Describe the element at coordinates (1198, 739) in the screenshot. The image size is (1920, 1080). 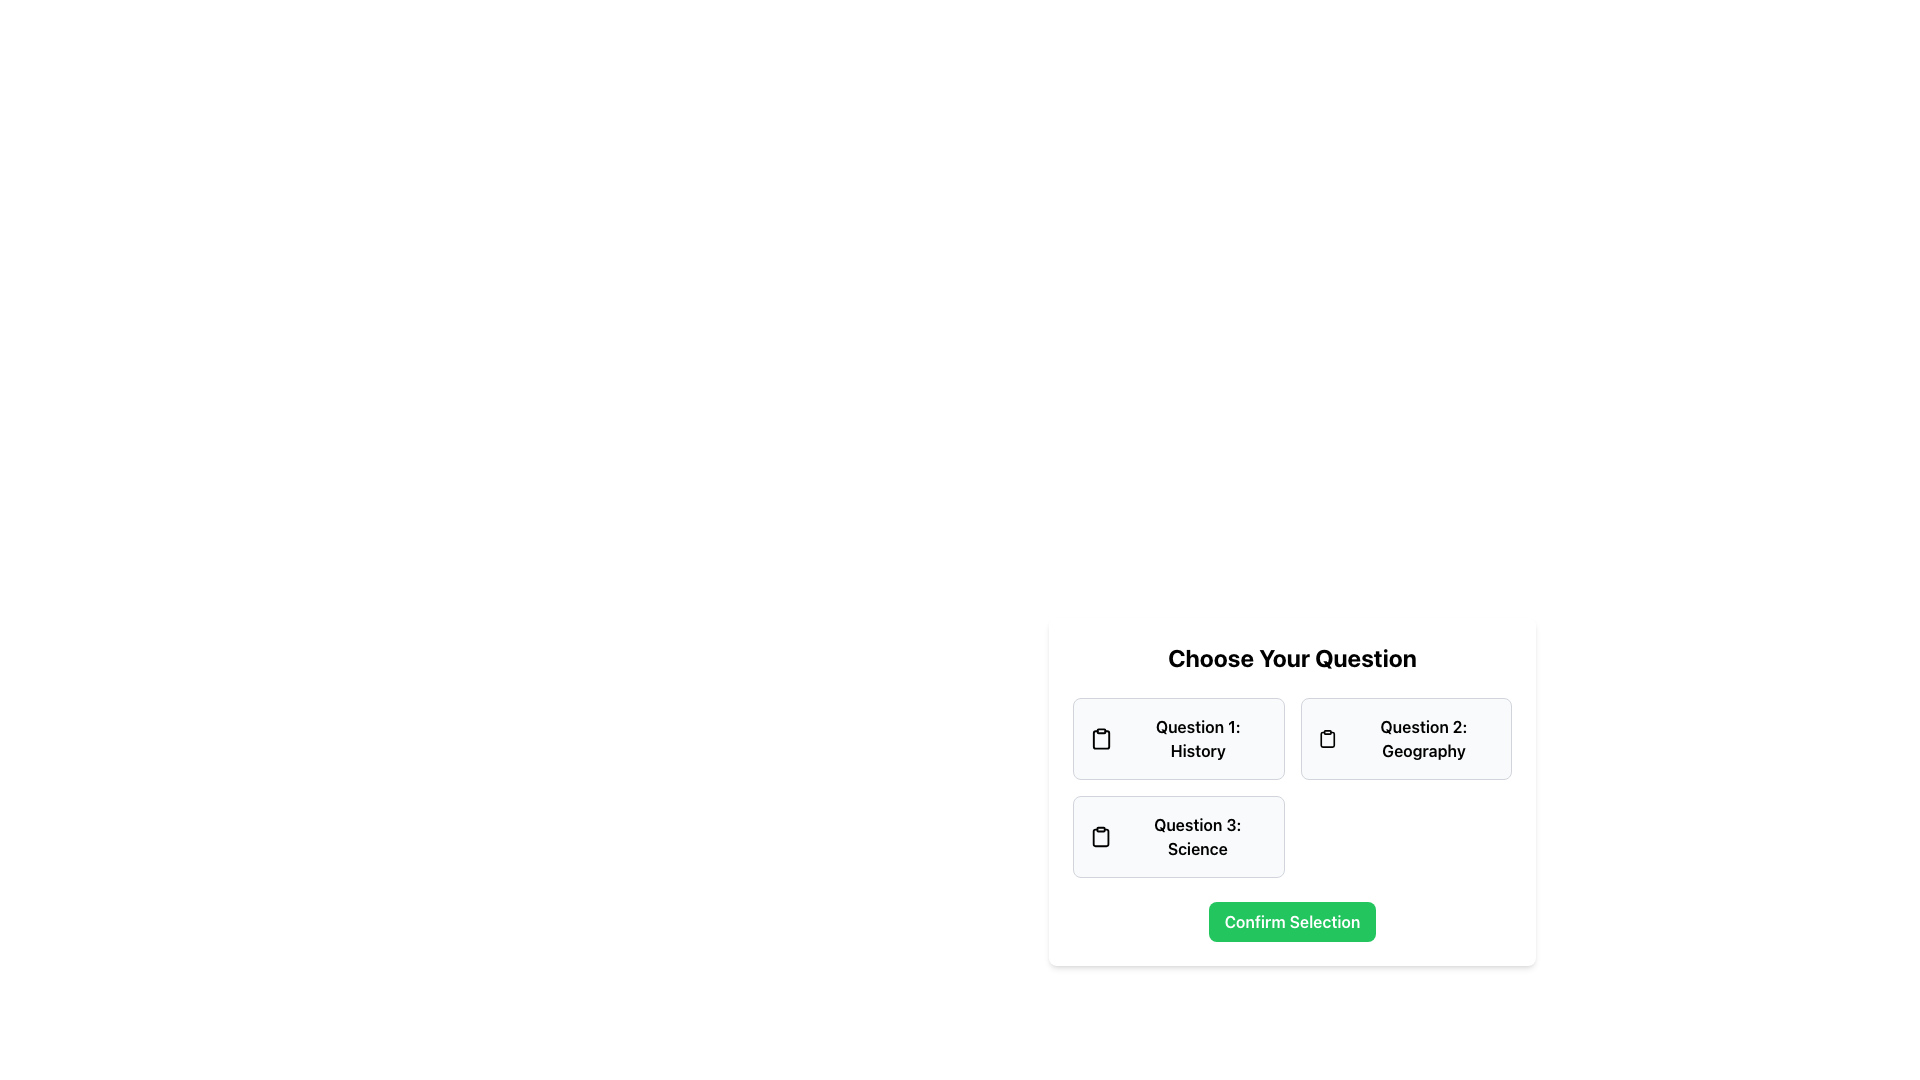
I see `text label 'Question 1: History' located at the top-left corner of the grid of question cards within the 'Choose Your Question' section` at that location.